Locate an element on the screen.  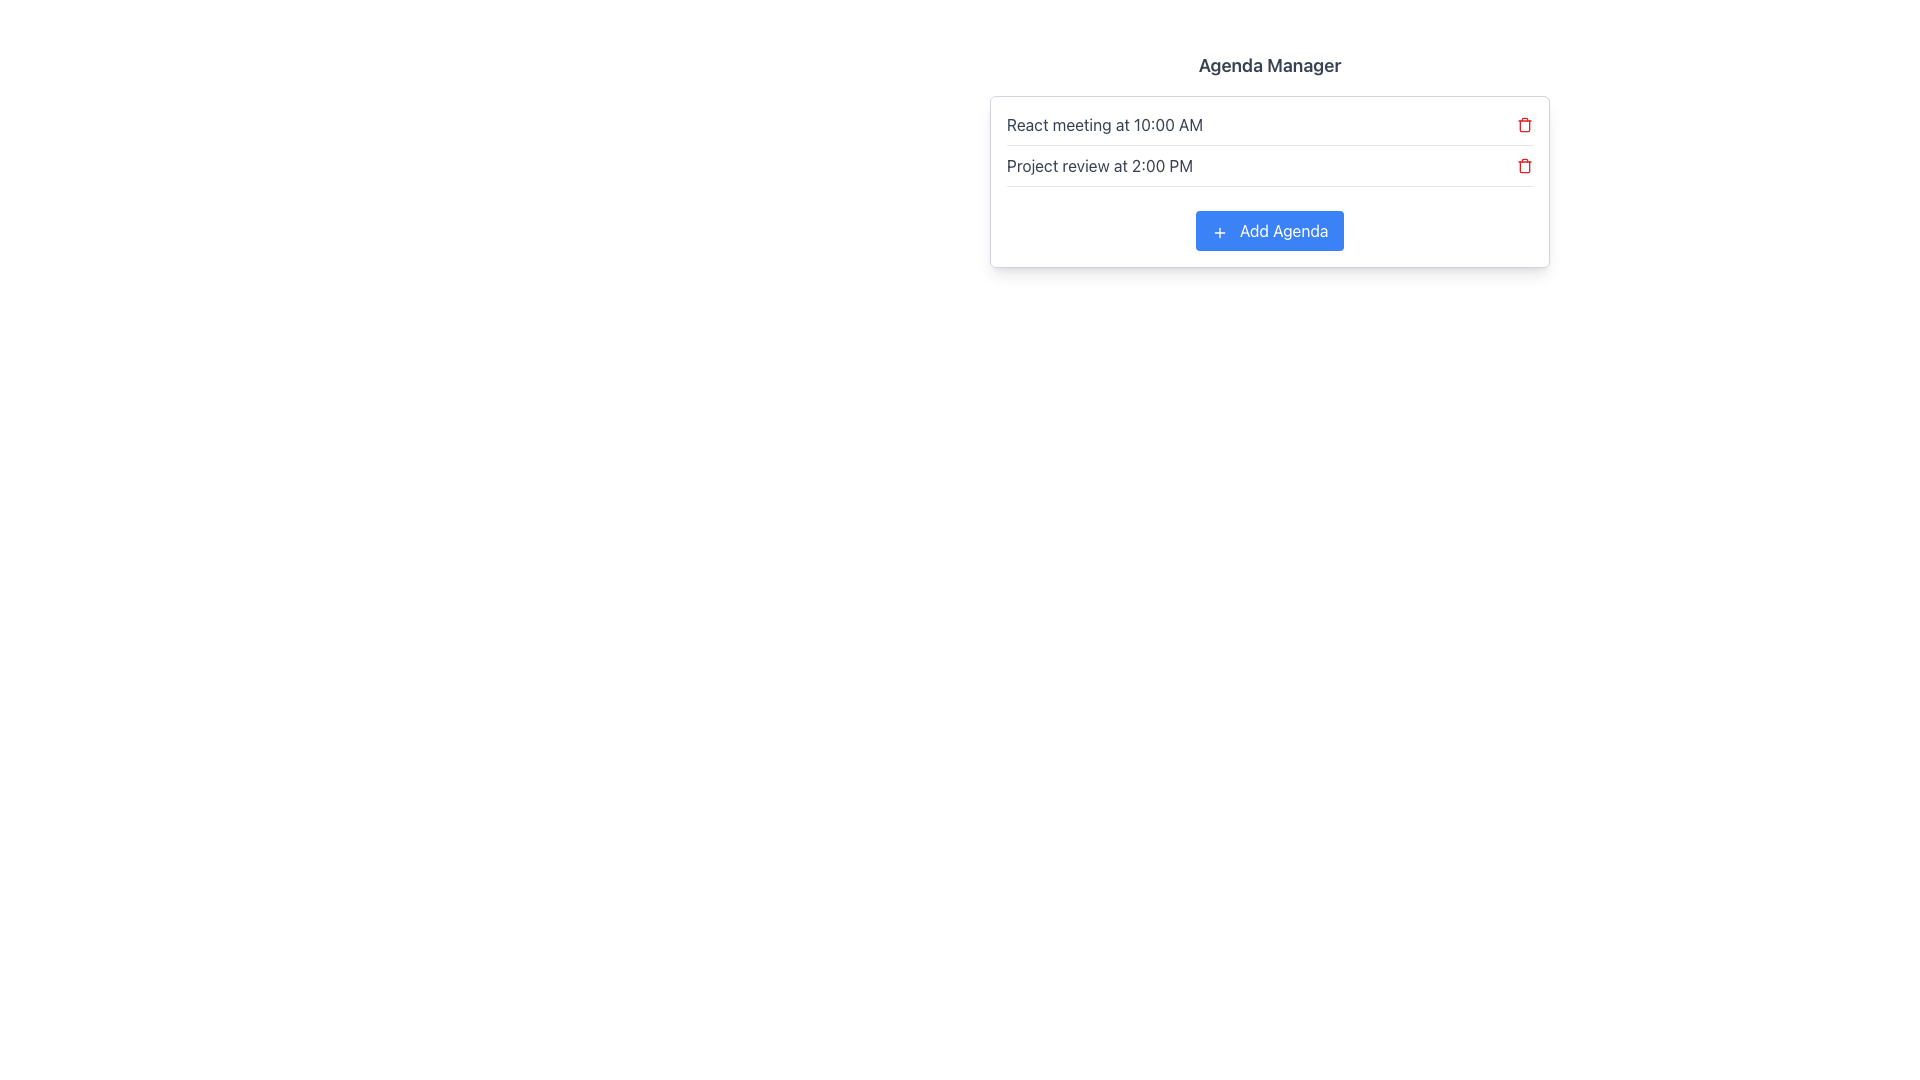
text label displaying 'Project review at 2:00 PM', which is located in the second row of the agenda panel, left-aligned under the 'React meeting at 10:00 AM' is located at coordinates (1107, 164).